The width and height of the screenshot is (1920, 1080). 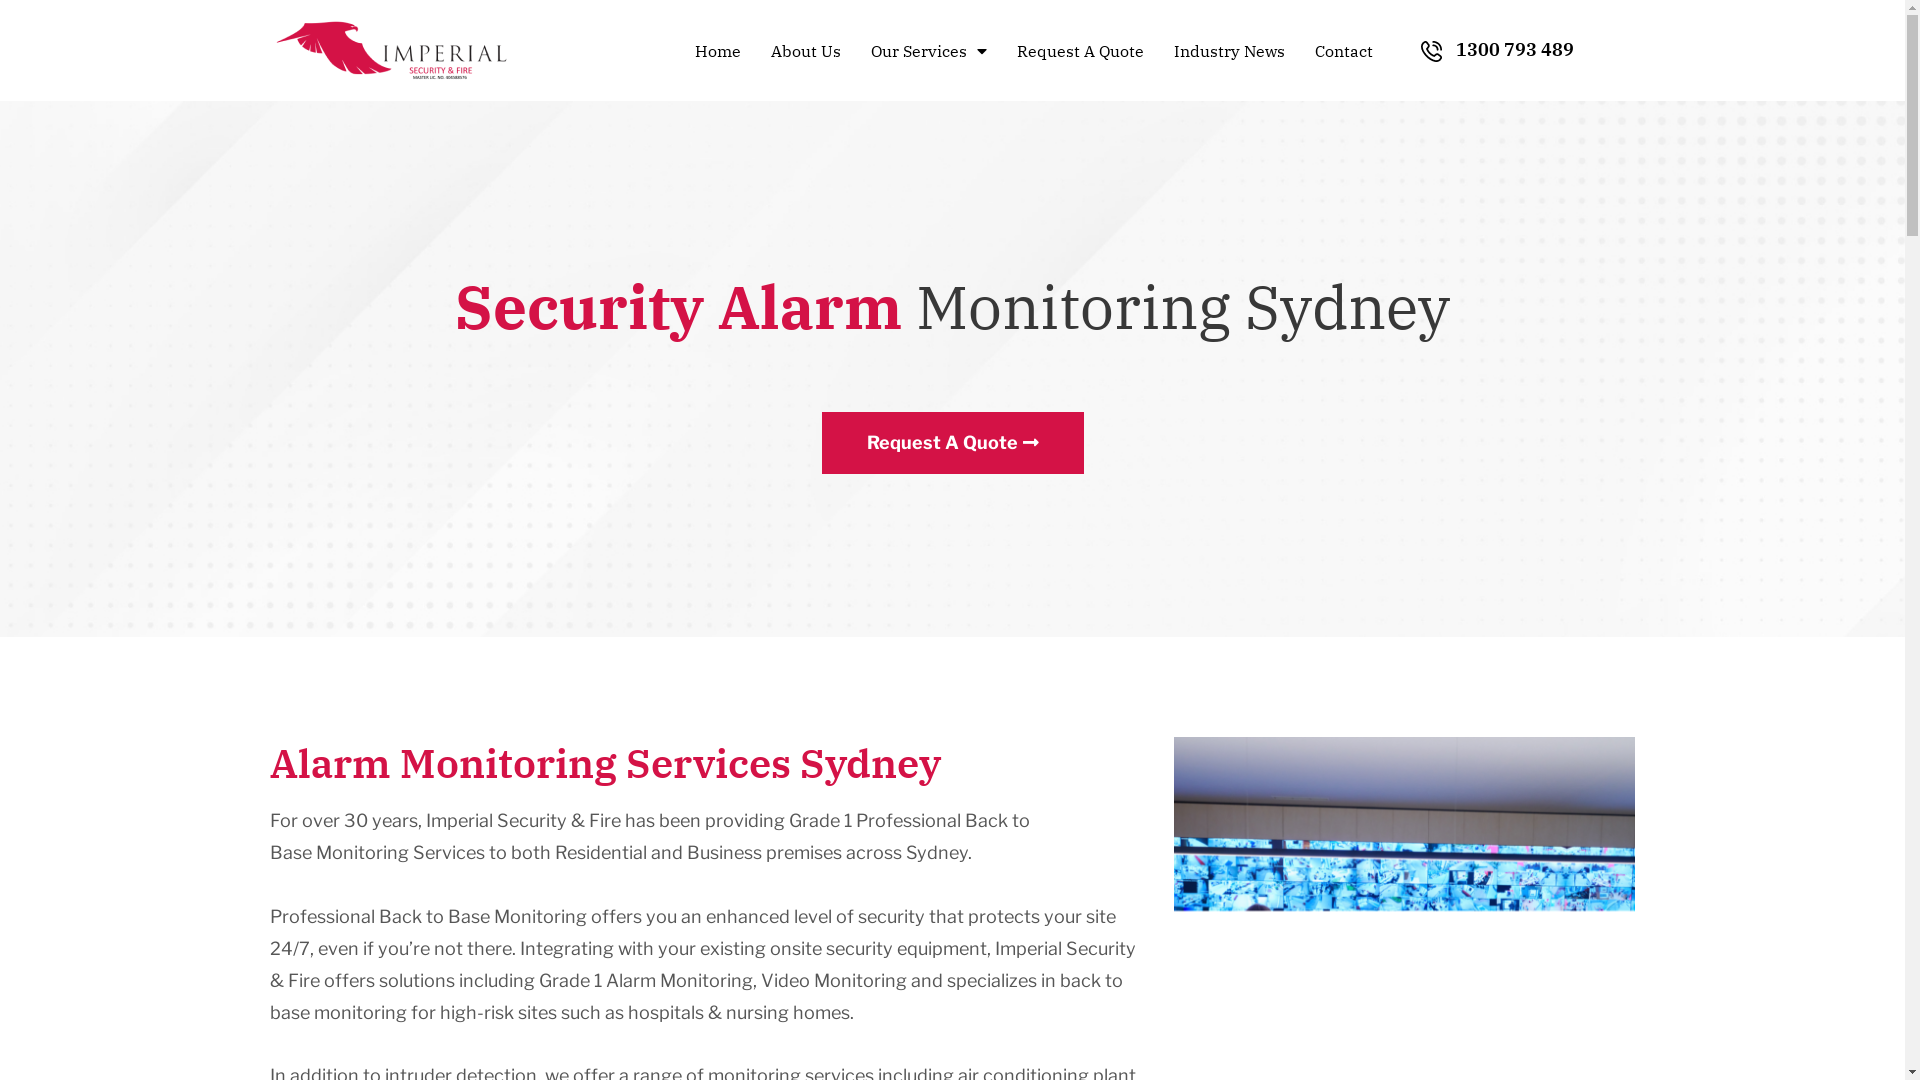 What do you see at coordinates (1163, 49) in the screenshot?
I see `'Industry News'` at bounding box center [1163, 49].